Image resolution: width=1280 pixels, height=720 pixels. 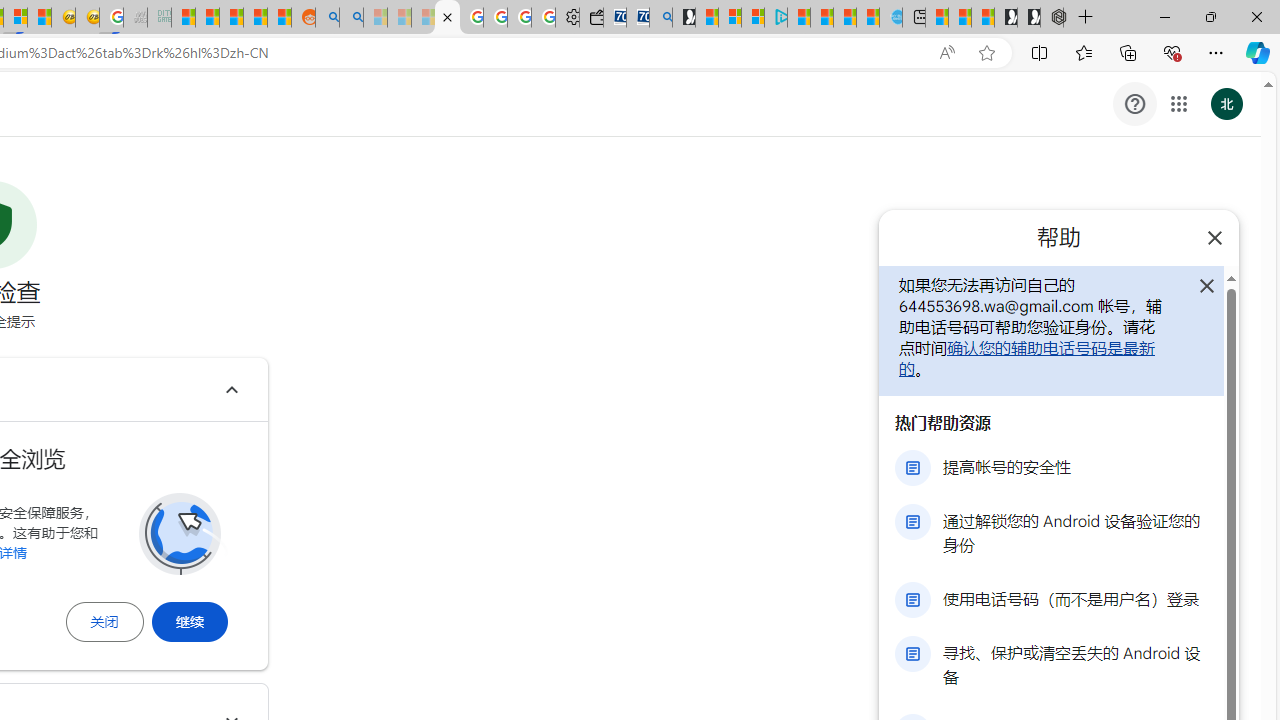 I want to click on 'Navy Quest', so click(x=134, y=17).